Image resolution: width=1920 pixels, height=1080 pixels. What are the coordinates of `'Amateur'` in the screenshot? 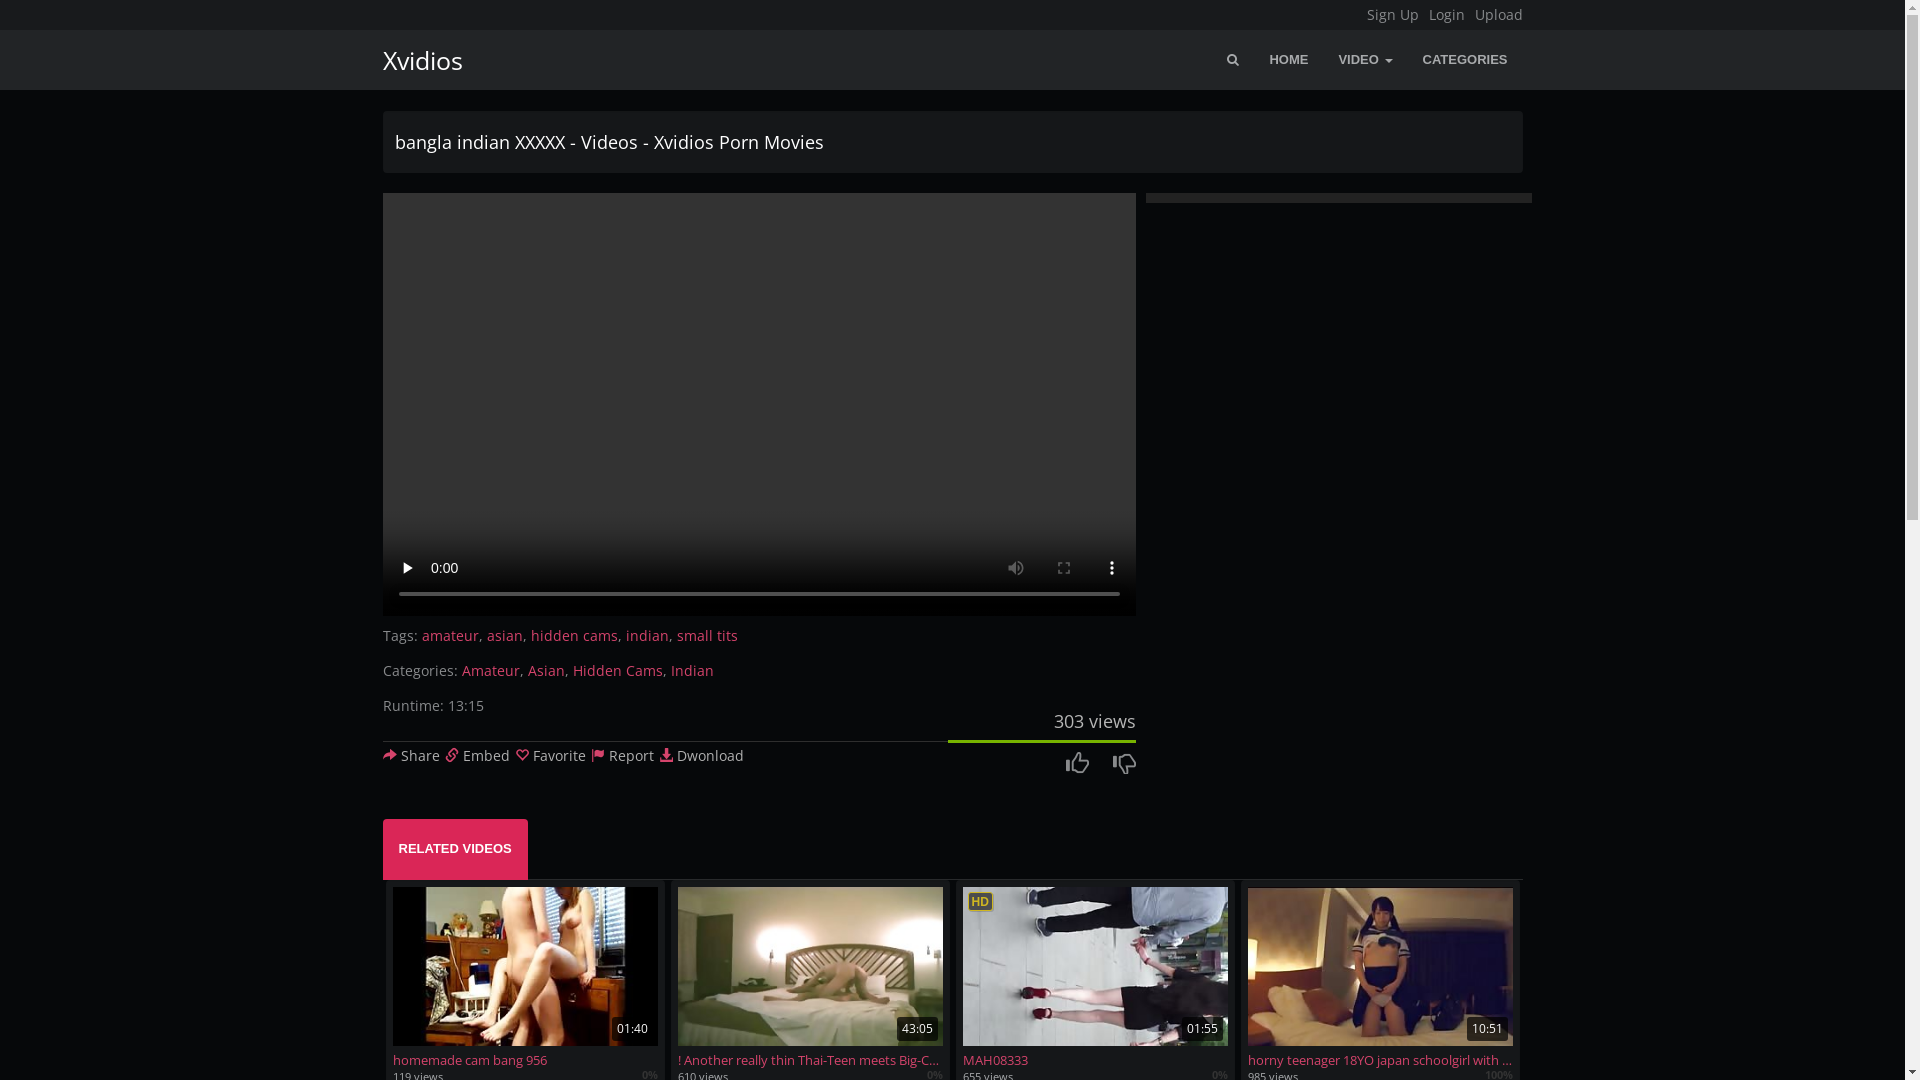 It's located at (490, 670).